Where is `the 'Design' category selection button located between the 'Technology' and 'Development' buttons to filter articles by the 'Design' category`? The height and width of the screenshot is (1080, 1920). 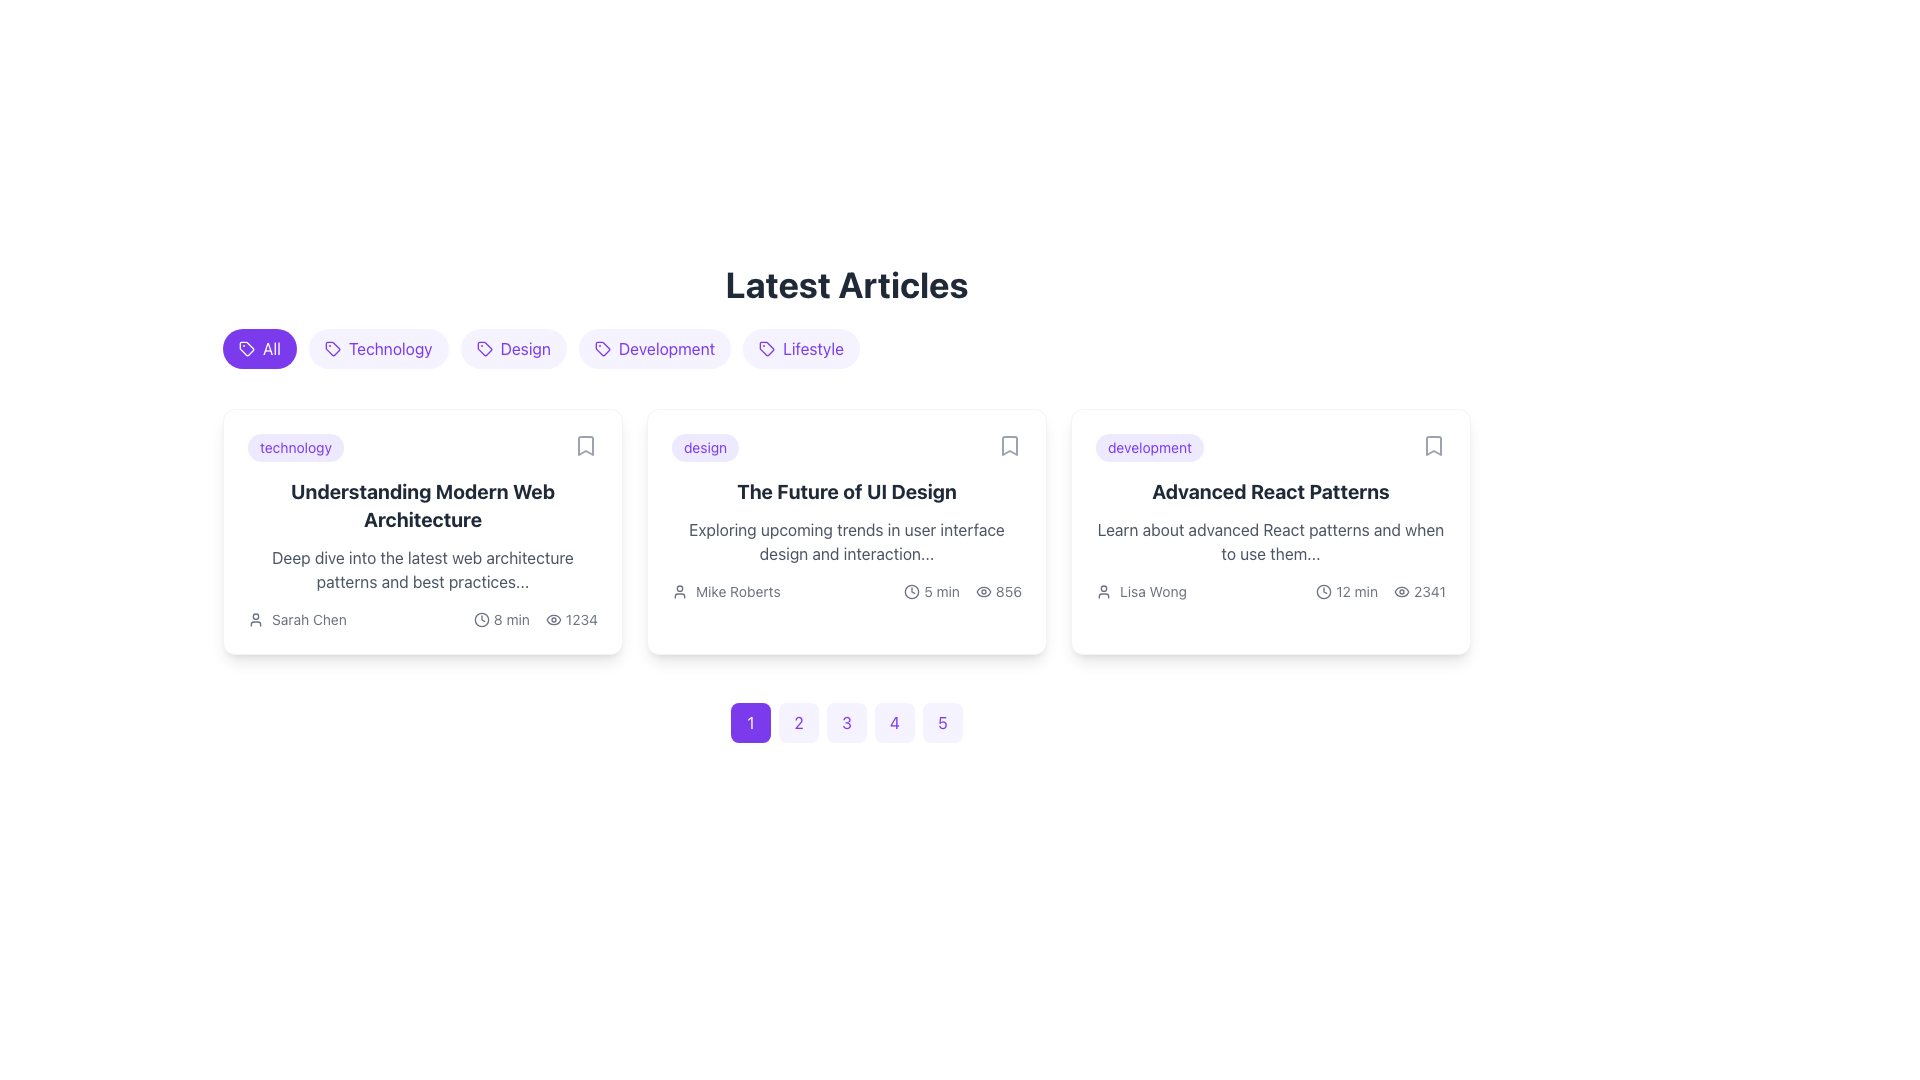 the 'Design' category selection button located between the 'Technology' and 'Development' buttons to filter articles by the 'Design' category is located at coordinates (513, 347).